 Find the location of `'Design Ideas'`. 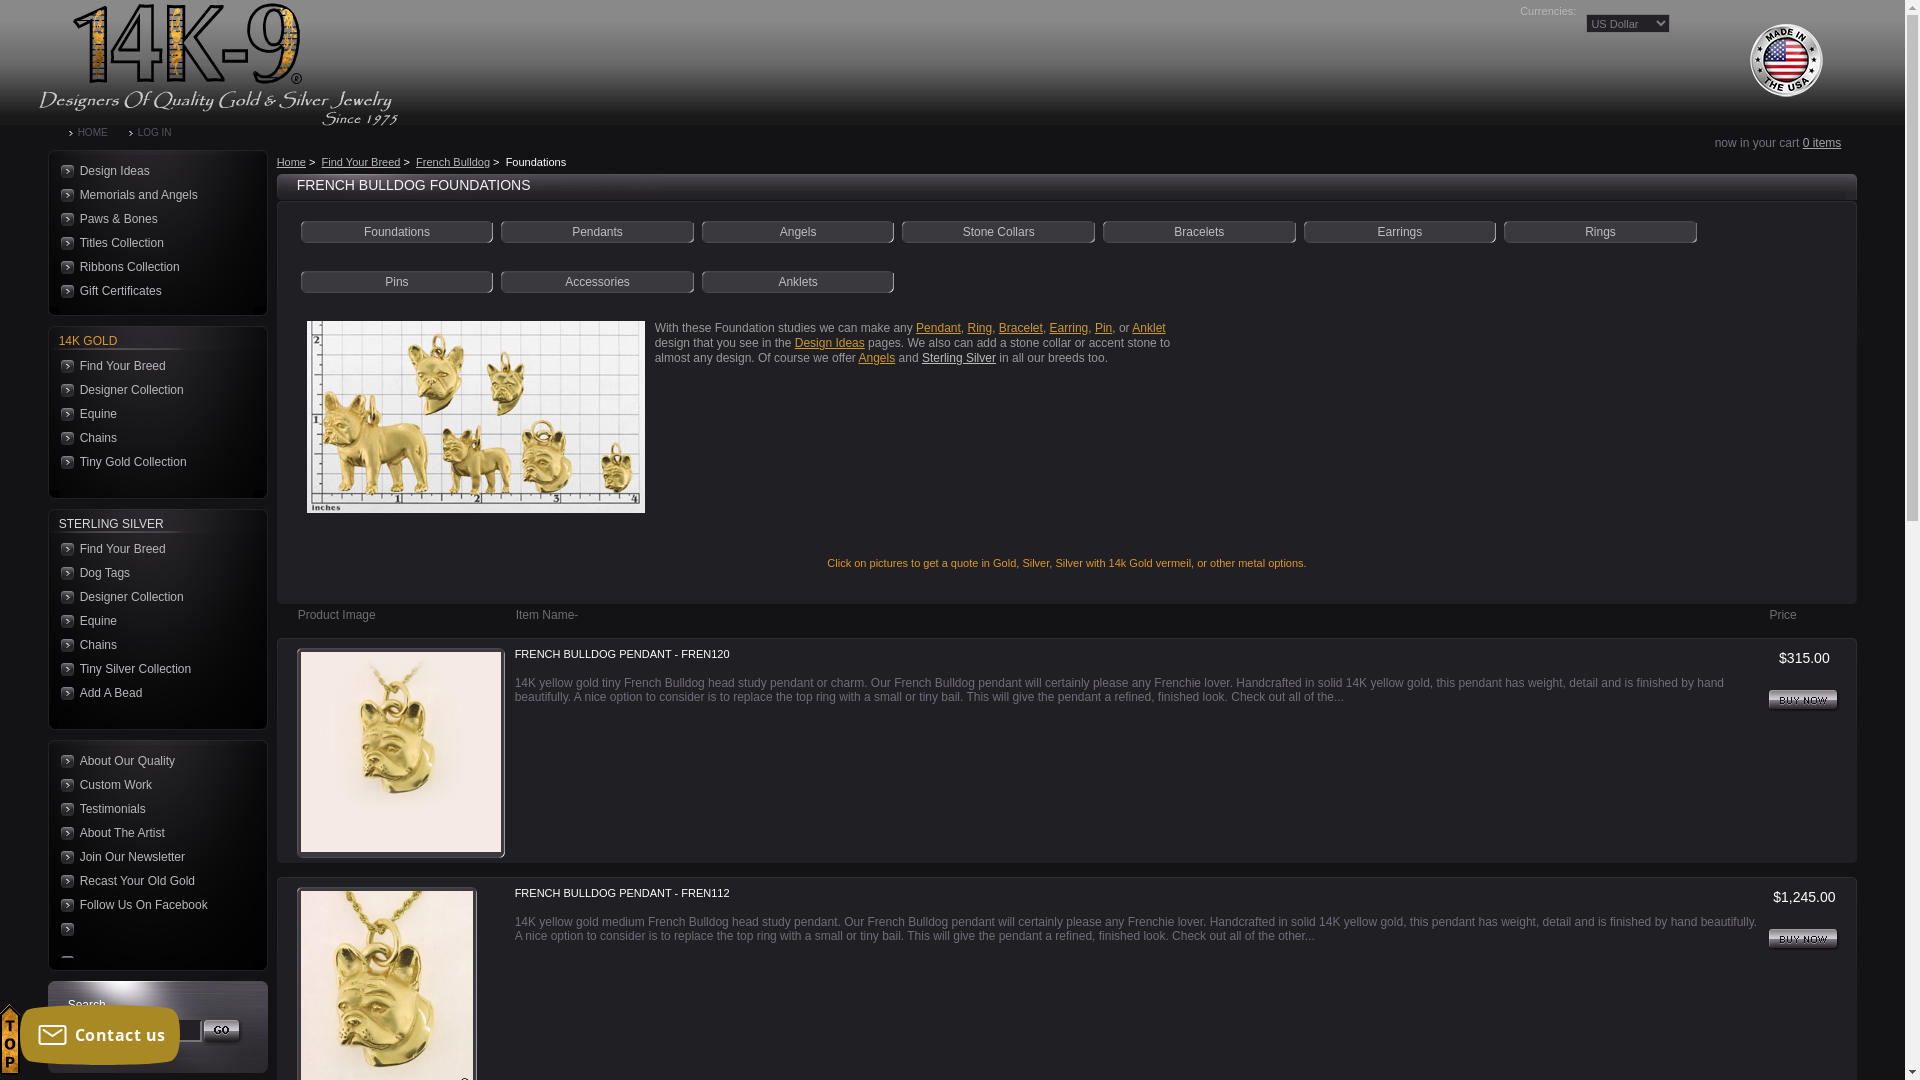

'Design Ideas' is located at coordinates (830, 342).